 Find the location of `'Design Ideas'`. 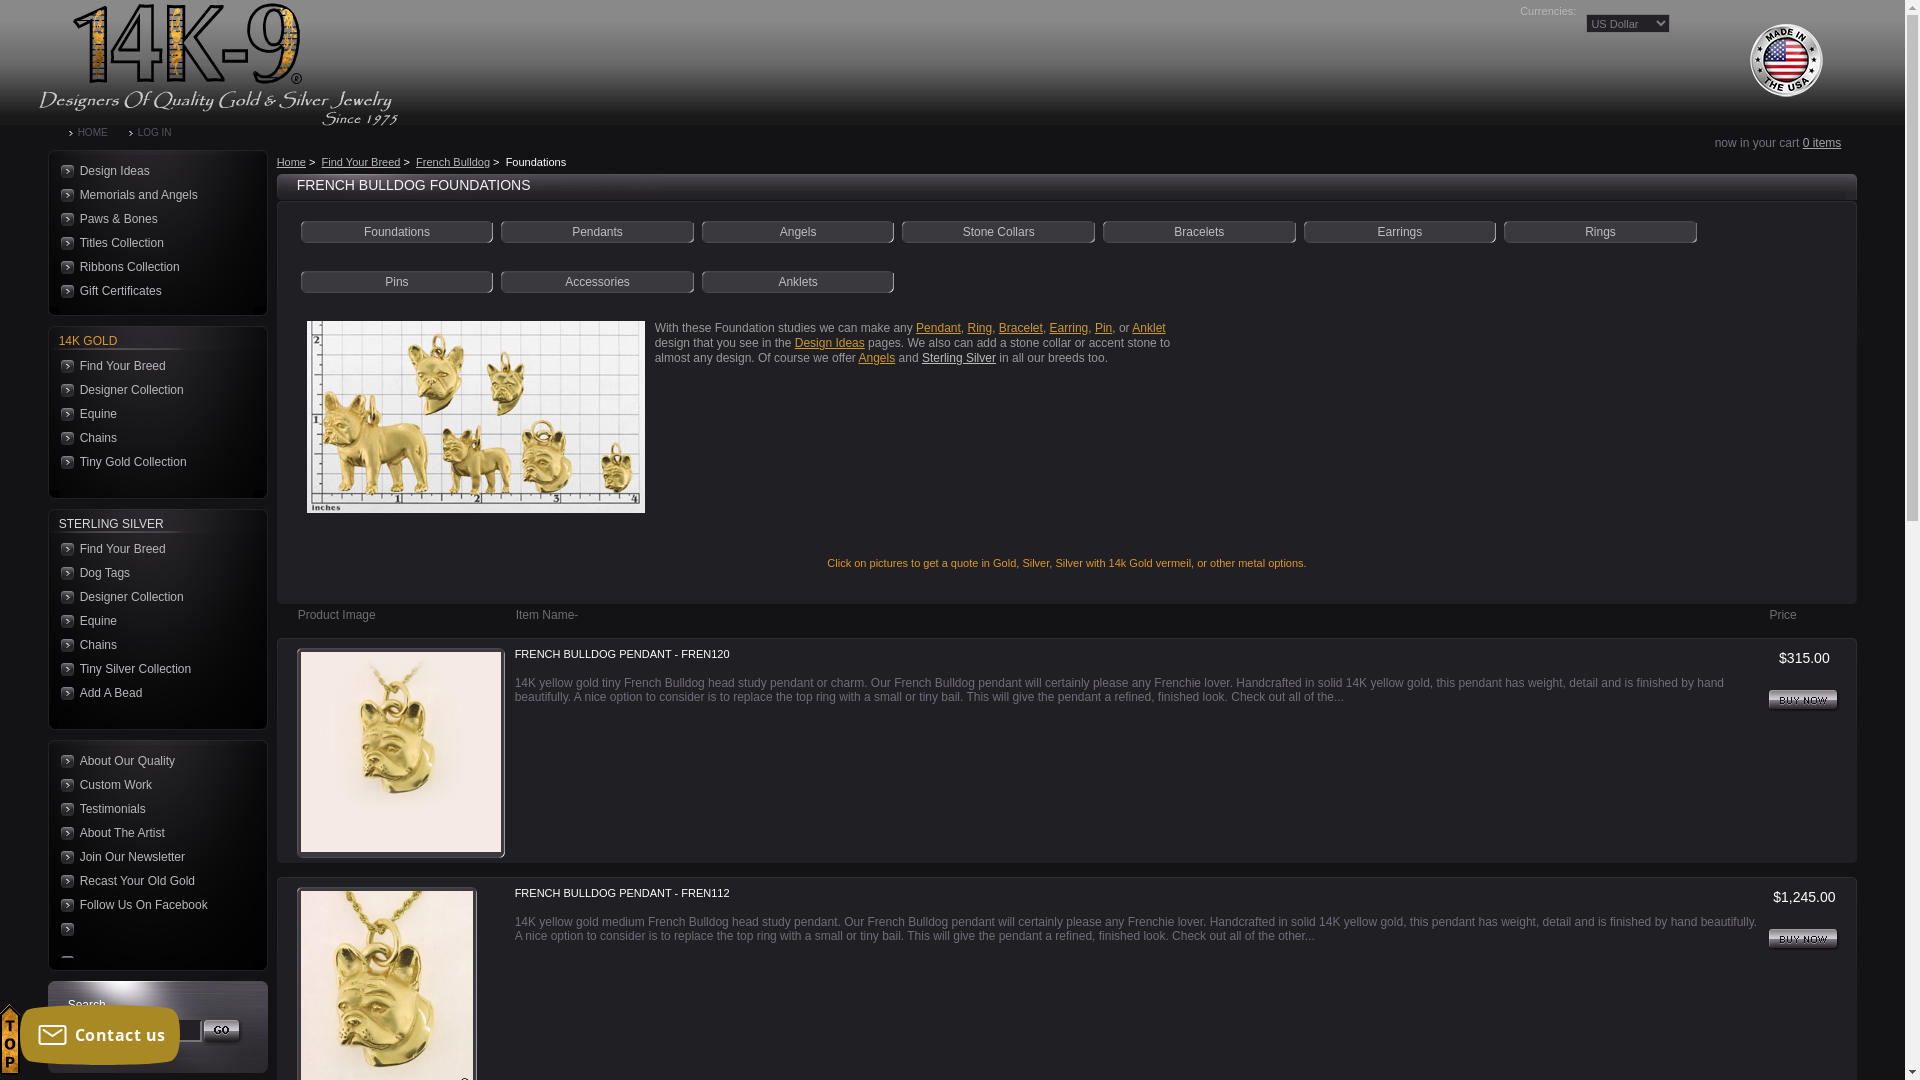

'Design Ideas' is located at coordinates (830, 342).